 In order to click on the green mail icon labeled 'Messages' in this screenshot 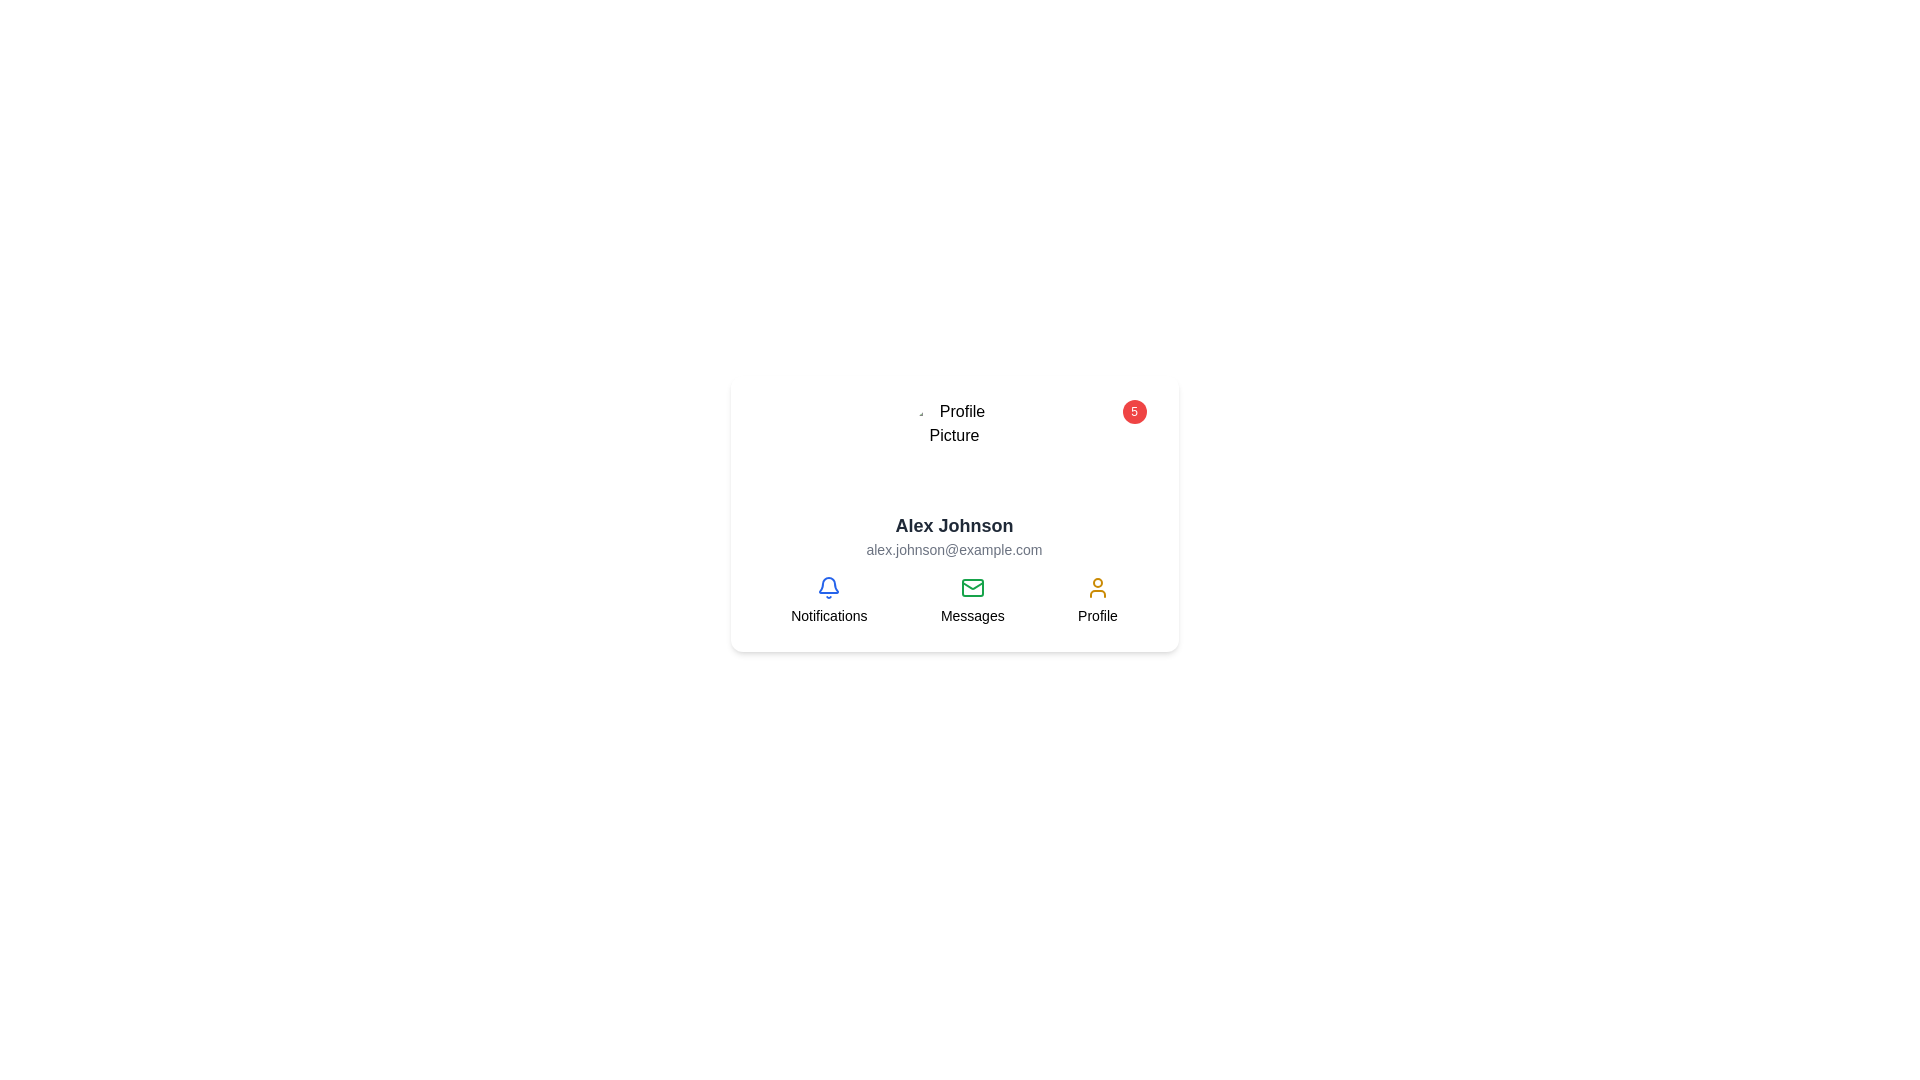, I will do `click(972, 600)`.